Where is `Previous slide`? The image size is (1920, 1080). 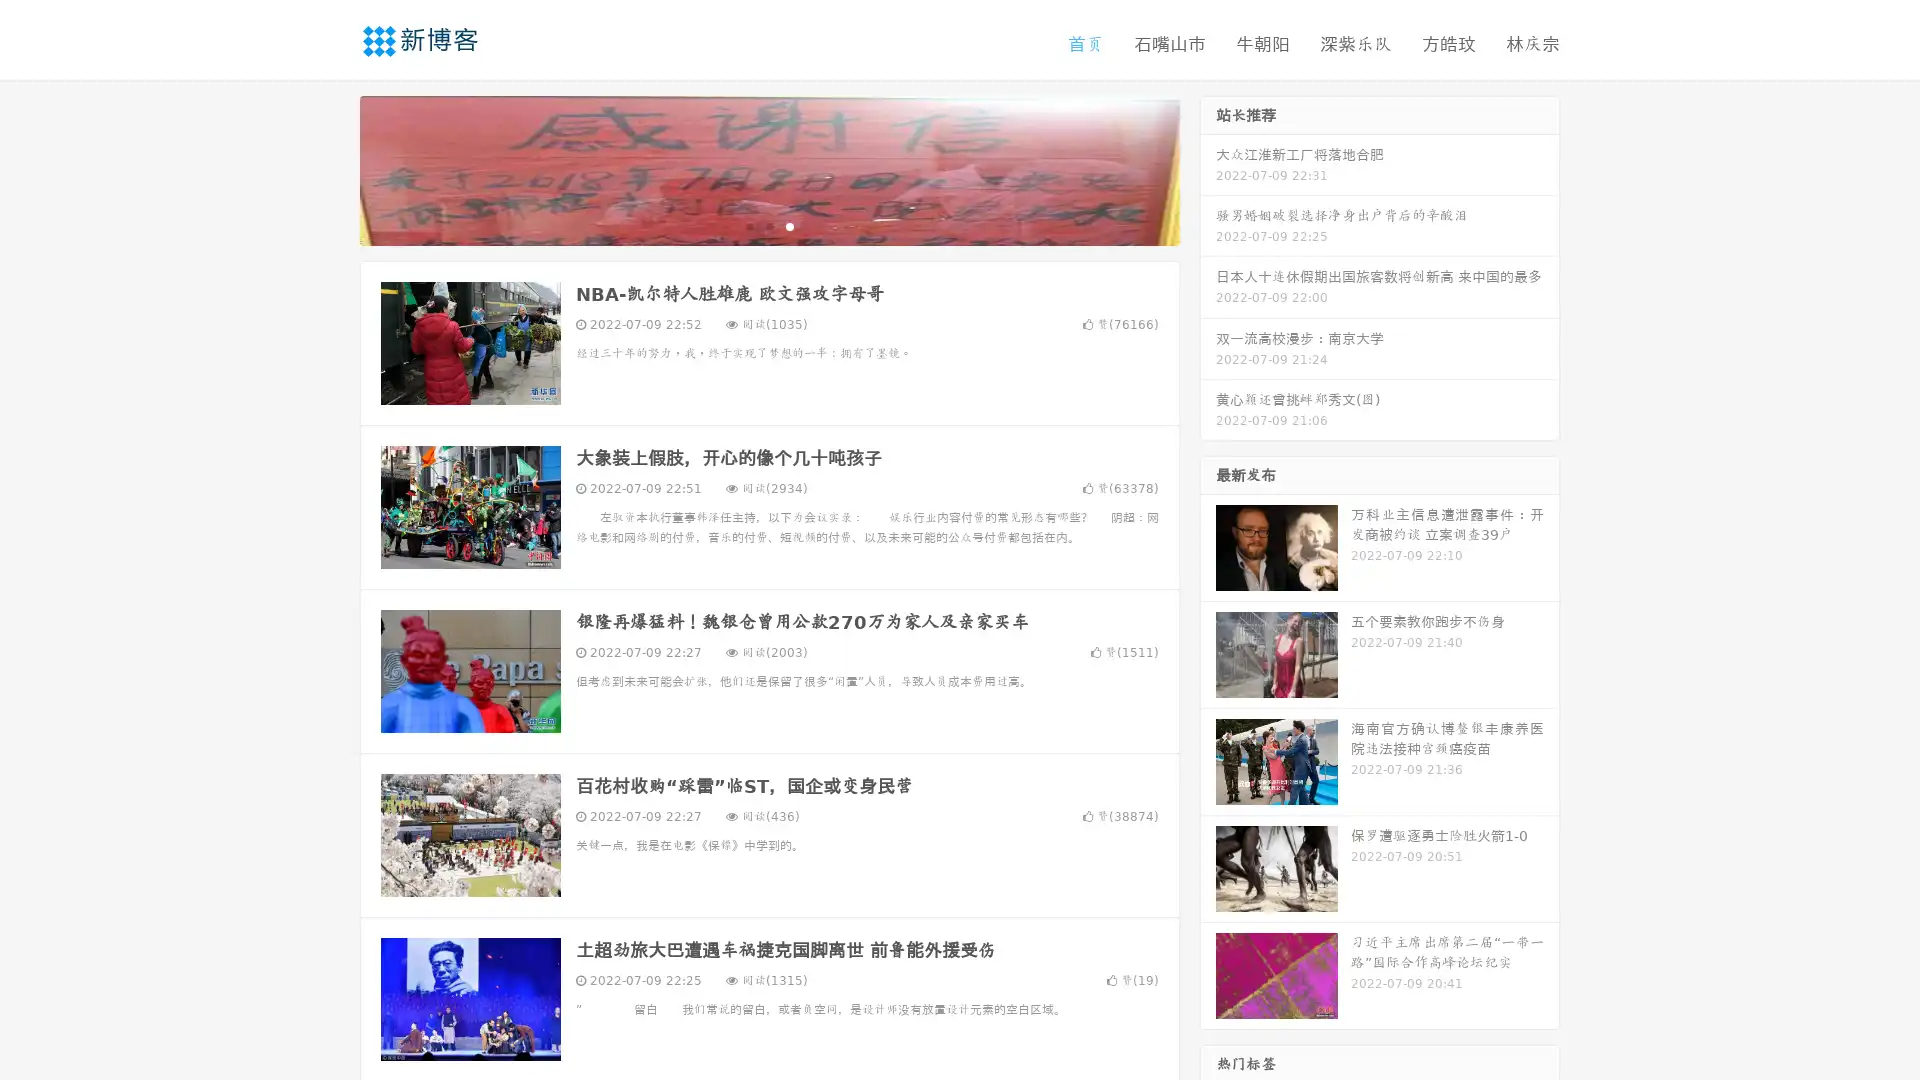 Previous slide is located at coordinates (330, 168).